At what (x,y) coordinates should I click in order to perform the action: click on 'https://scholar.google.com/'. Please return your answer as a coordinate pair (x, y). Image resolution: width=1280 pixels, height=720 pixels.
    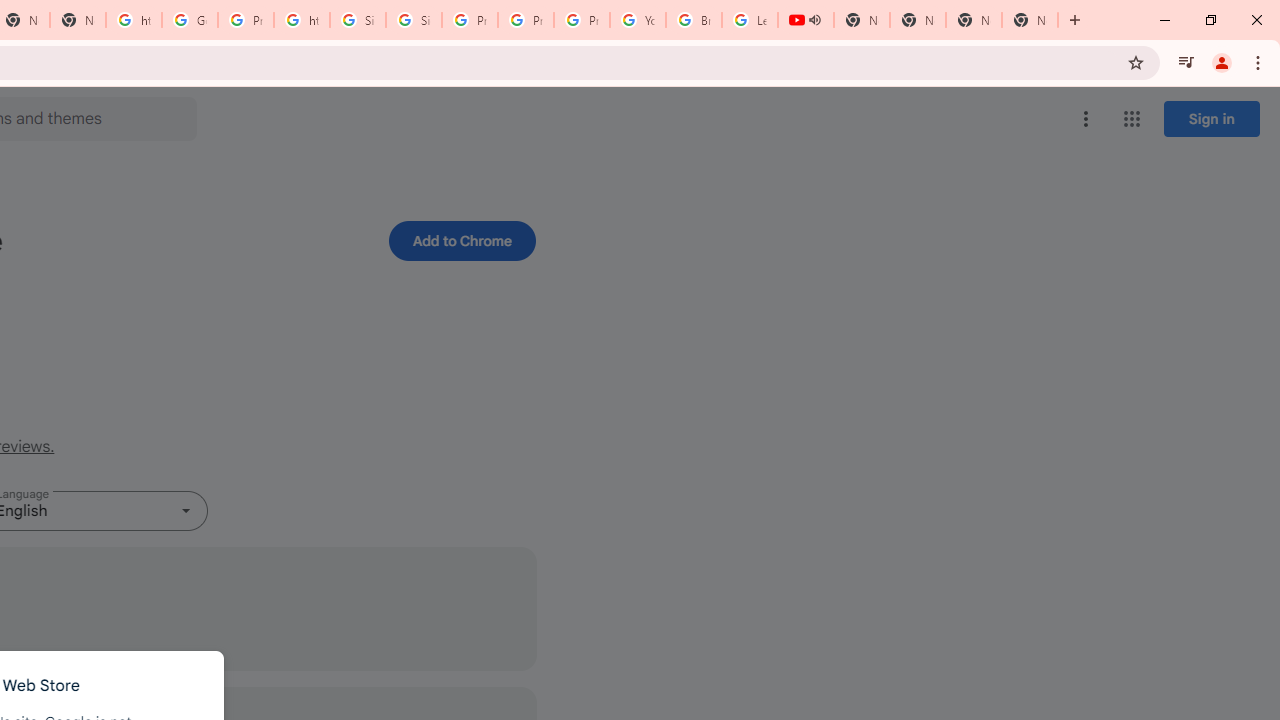
    Looking at the image, I should click on (301, 20).